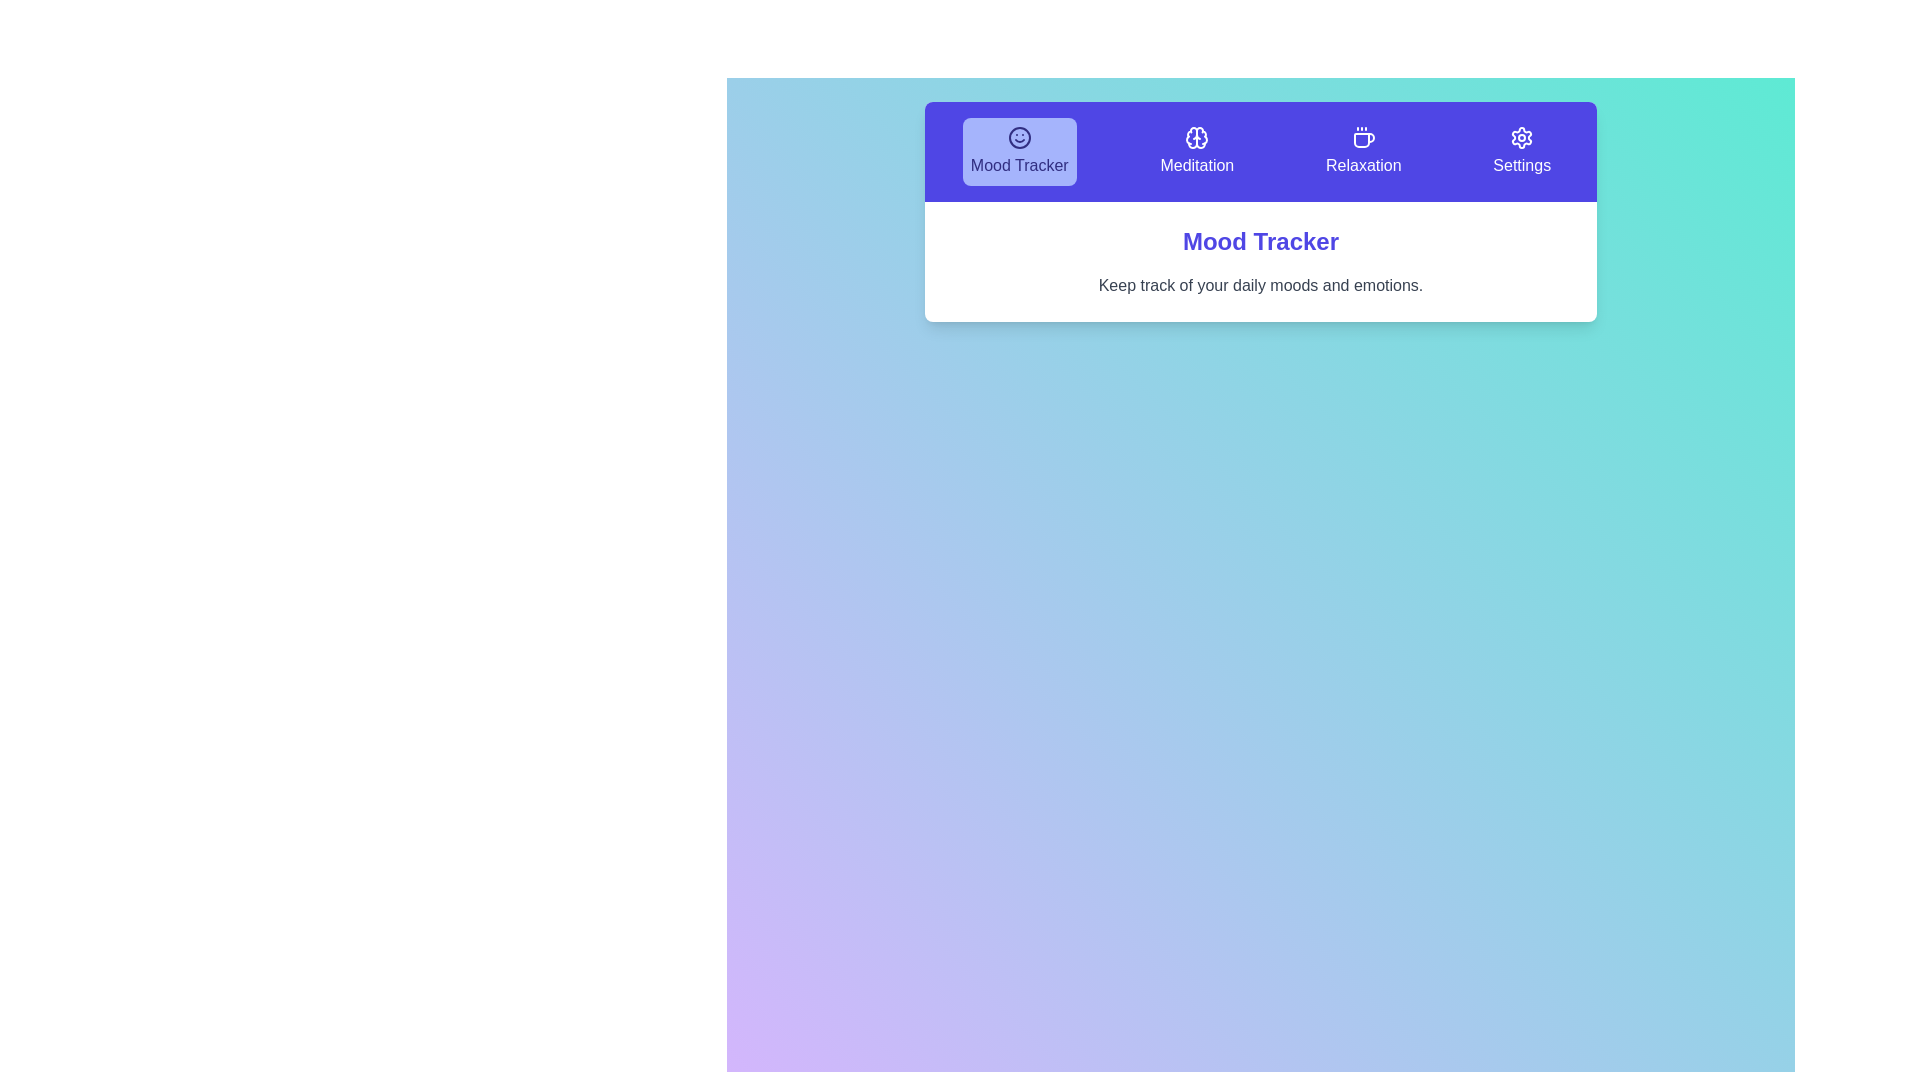 This screenshot has width=1920, height=1080. Describe the element at coordinates (1019, 137) in the screenshot. I see `the smiley face icon with a blue background and dark blue details, located in the 'Mood Tracker' section` at that location.